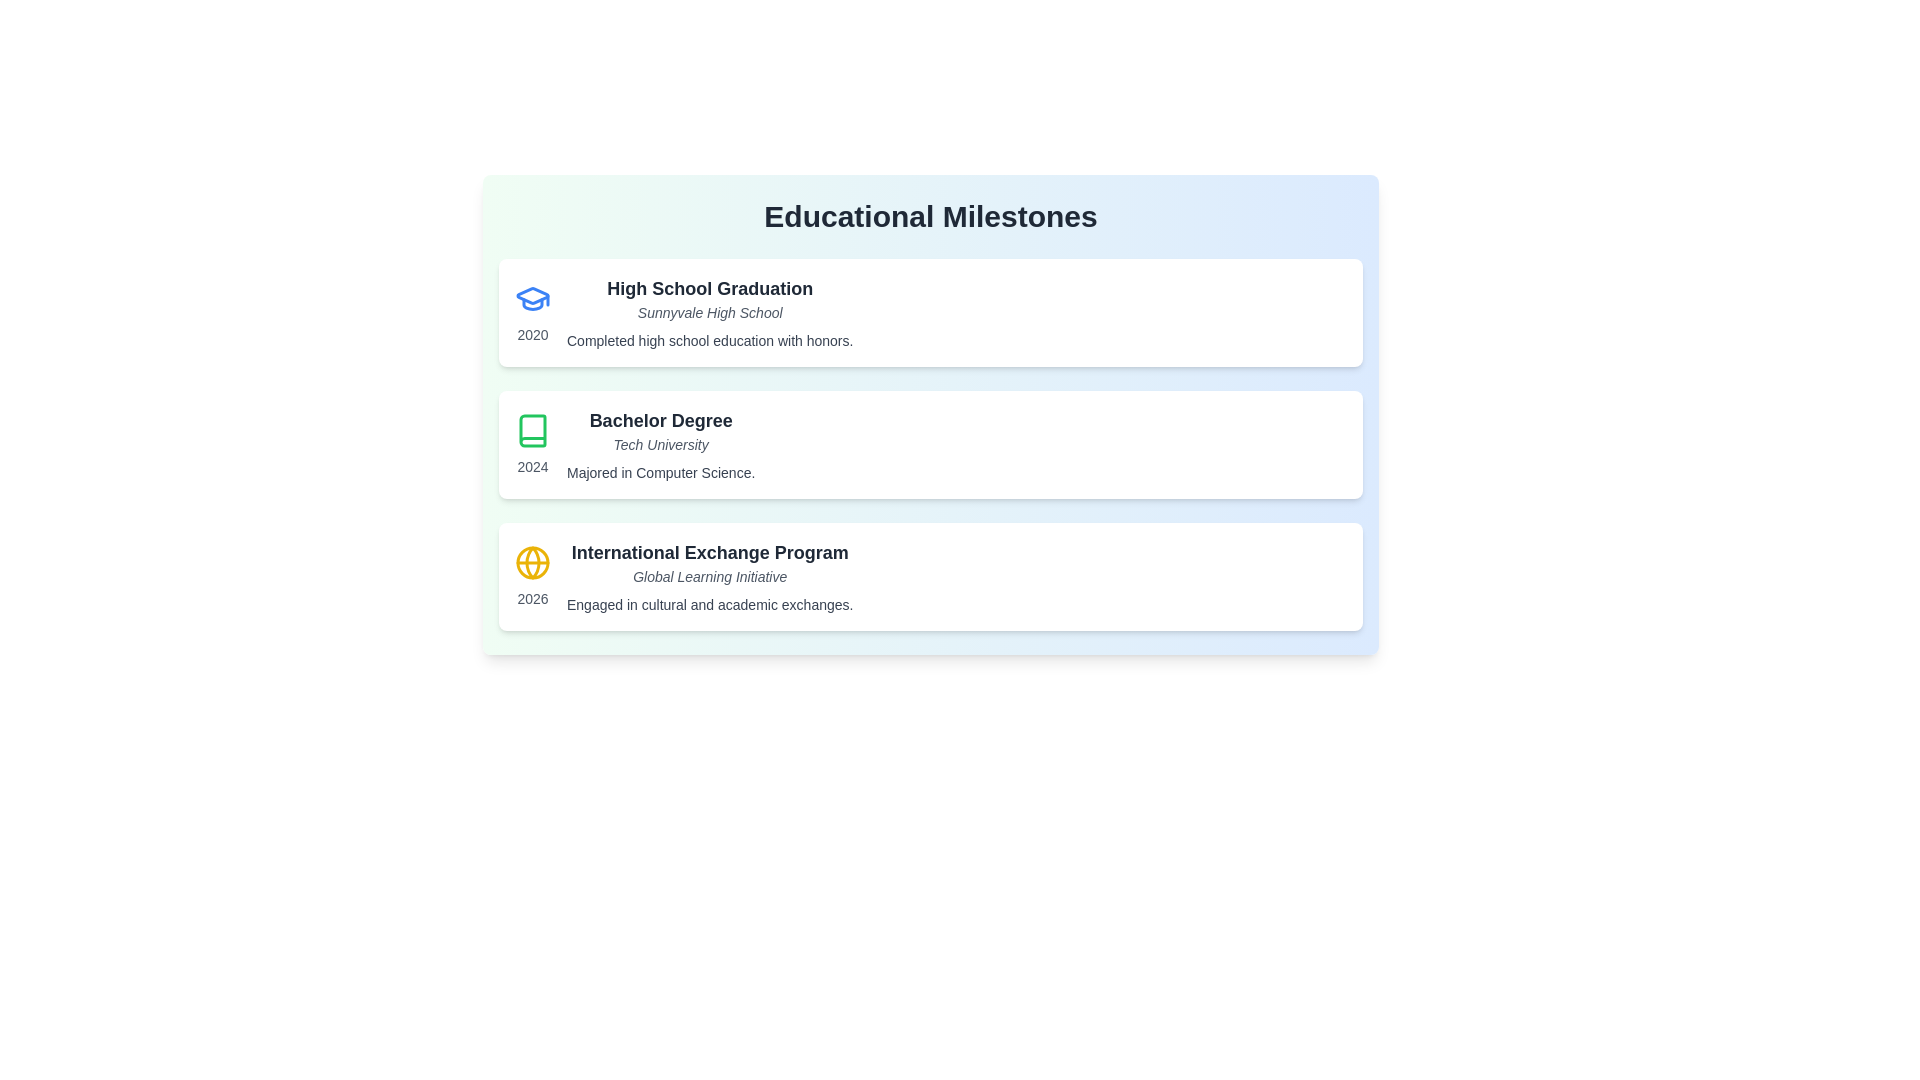 This screenshot has height=1080, width=1920. I want to click on the educational milestone card displaying a bachelor's degree in computer science from Tech University, located between 'High School Graduation' and 'International Exchange Program', so click(930, 443).